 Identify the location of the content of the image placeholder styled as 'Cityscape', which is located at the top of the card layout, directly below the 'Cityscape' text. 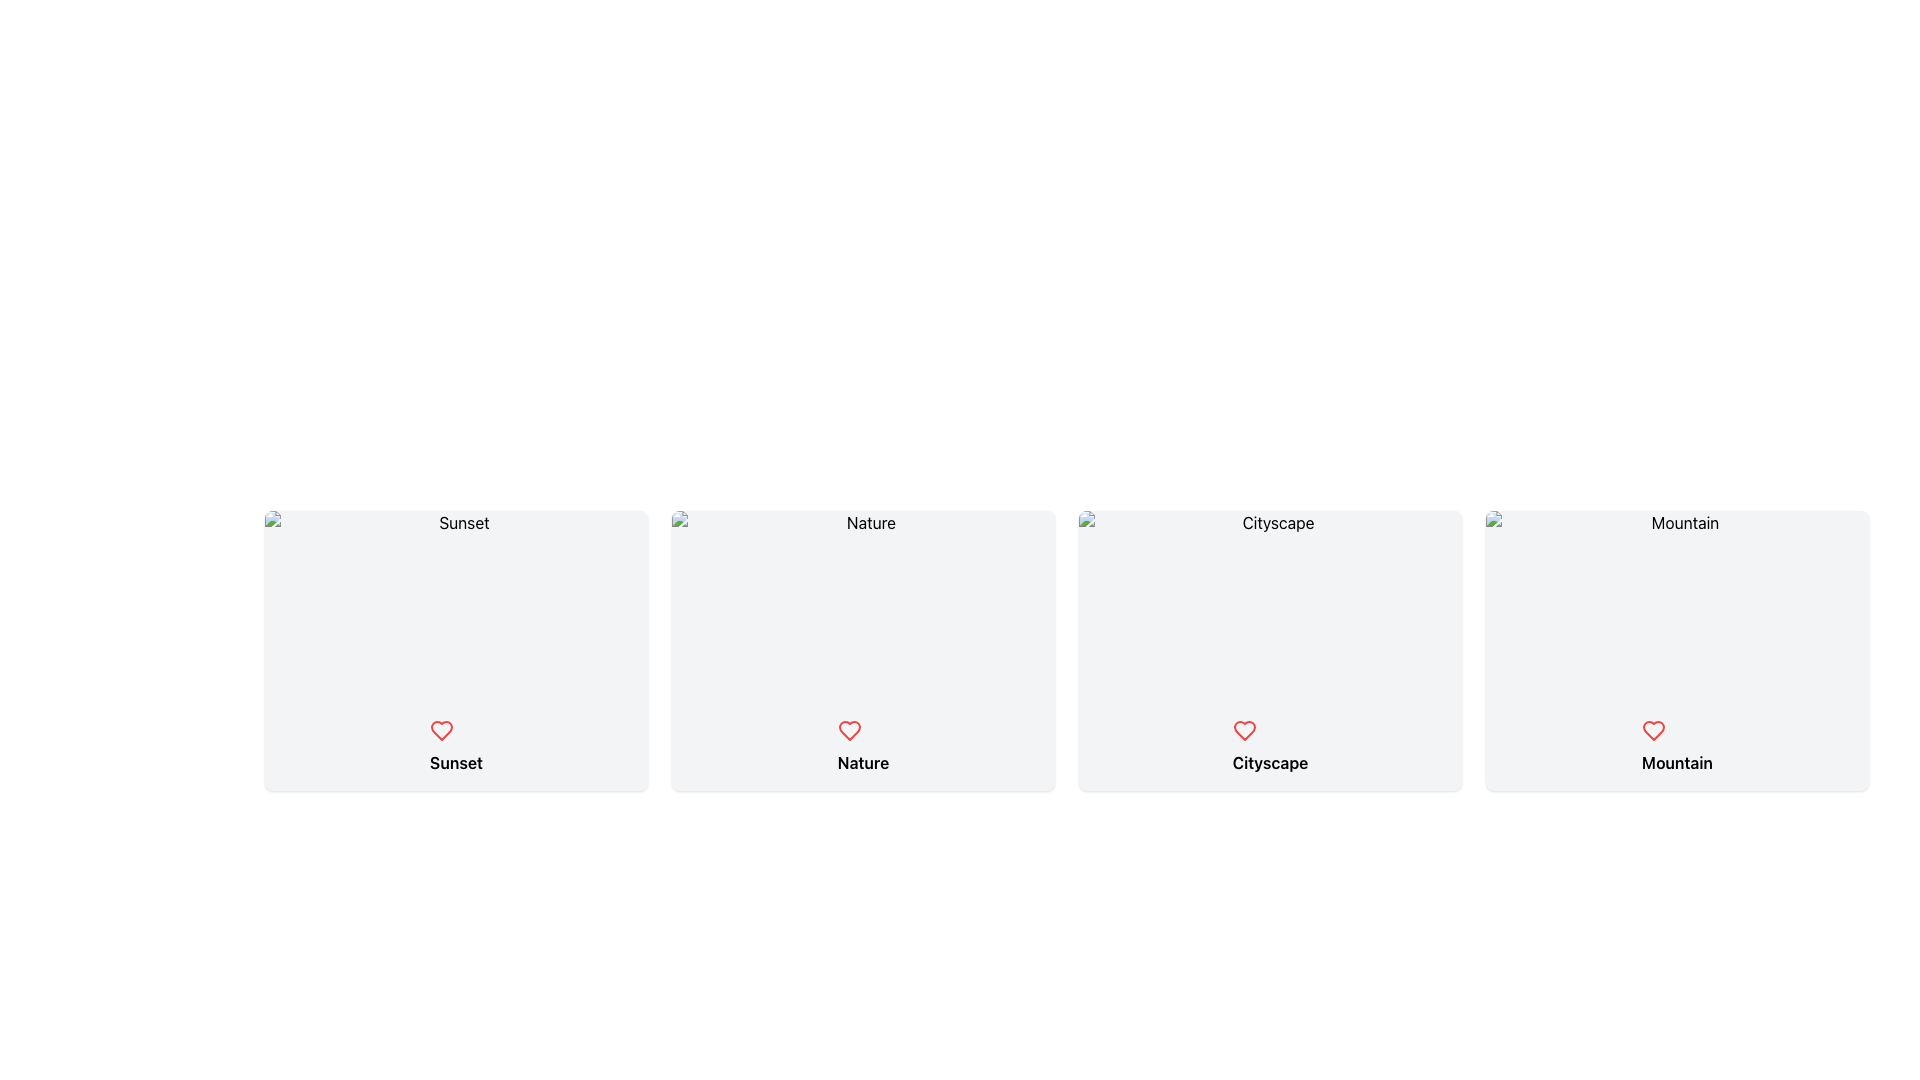
(1269, 605).